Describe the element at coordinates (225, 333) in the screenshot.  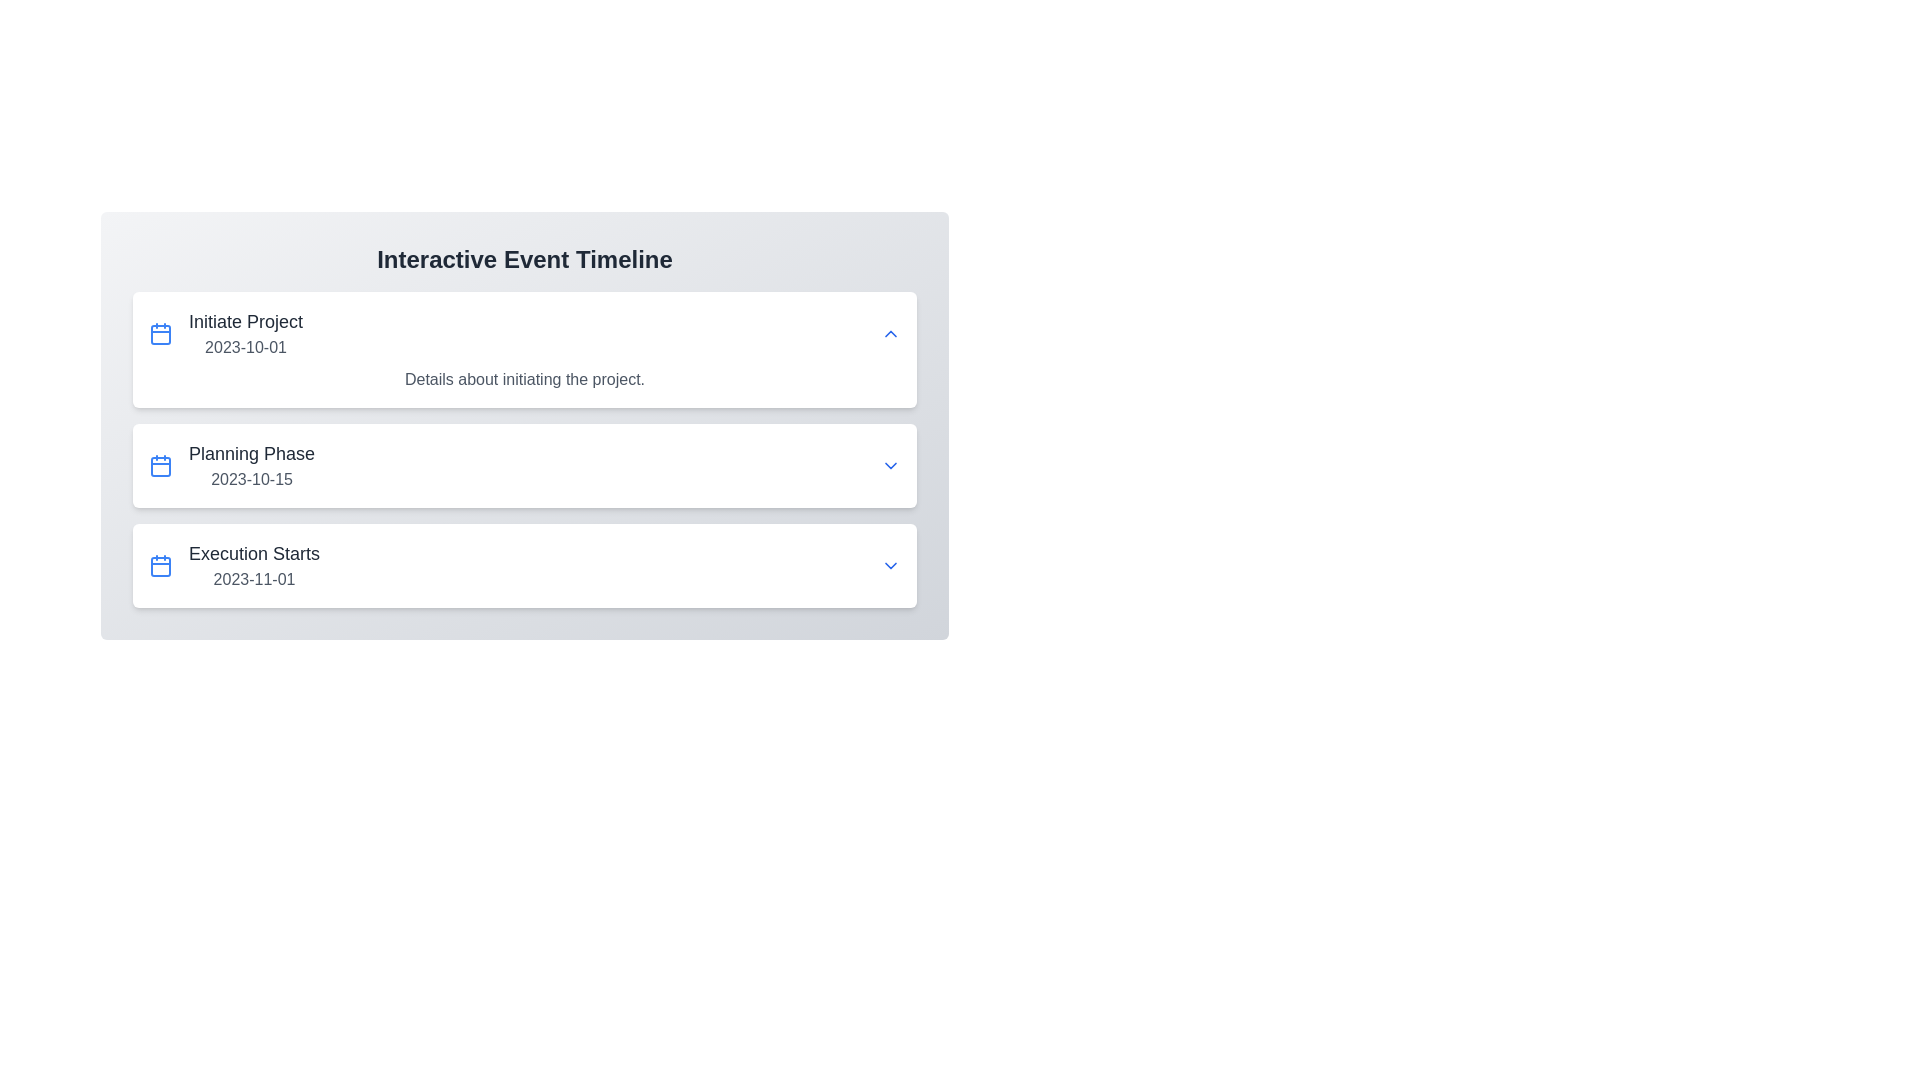
I see `the first Text Block representing a timeline event to associate the date with the event` at that location.